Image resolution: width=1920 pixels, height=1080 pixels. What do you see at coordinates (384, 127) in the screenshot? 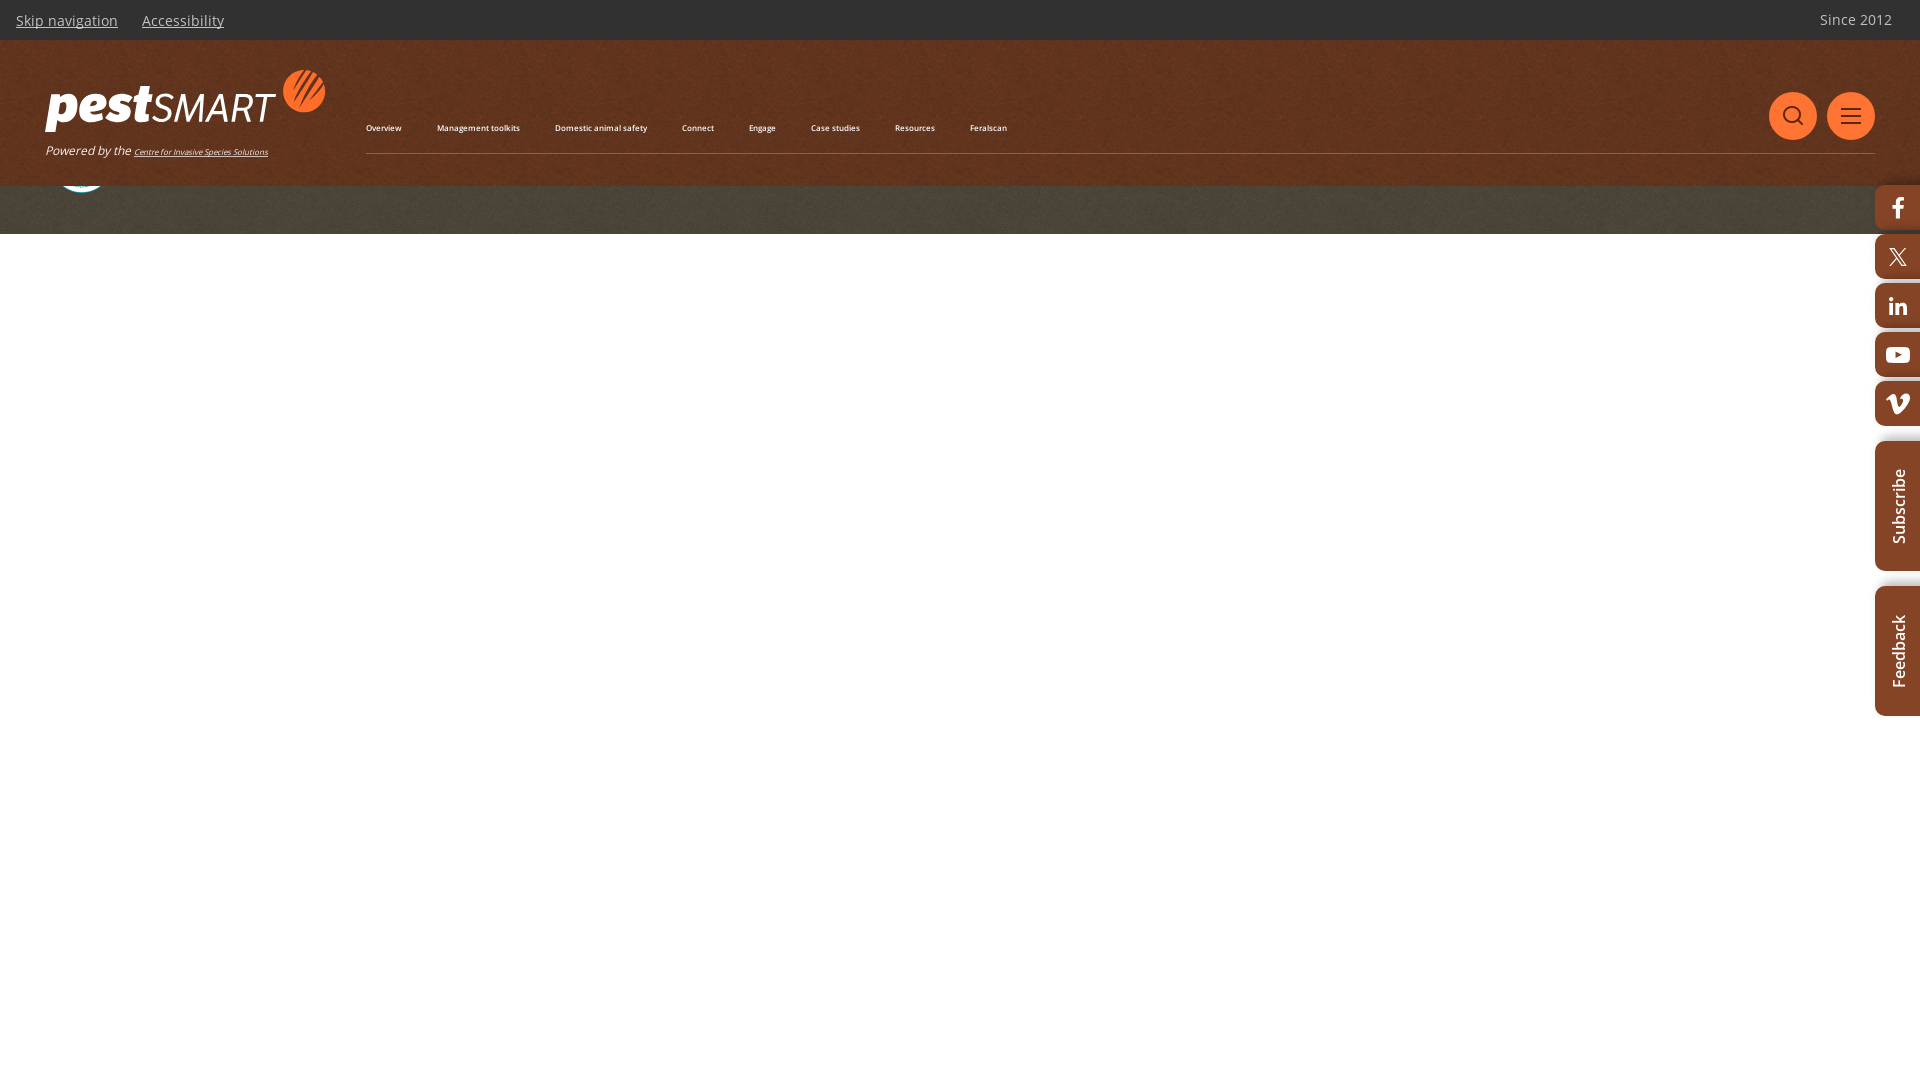
I see `'Overview'` at bounding box center [384, 127].